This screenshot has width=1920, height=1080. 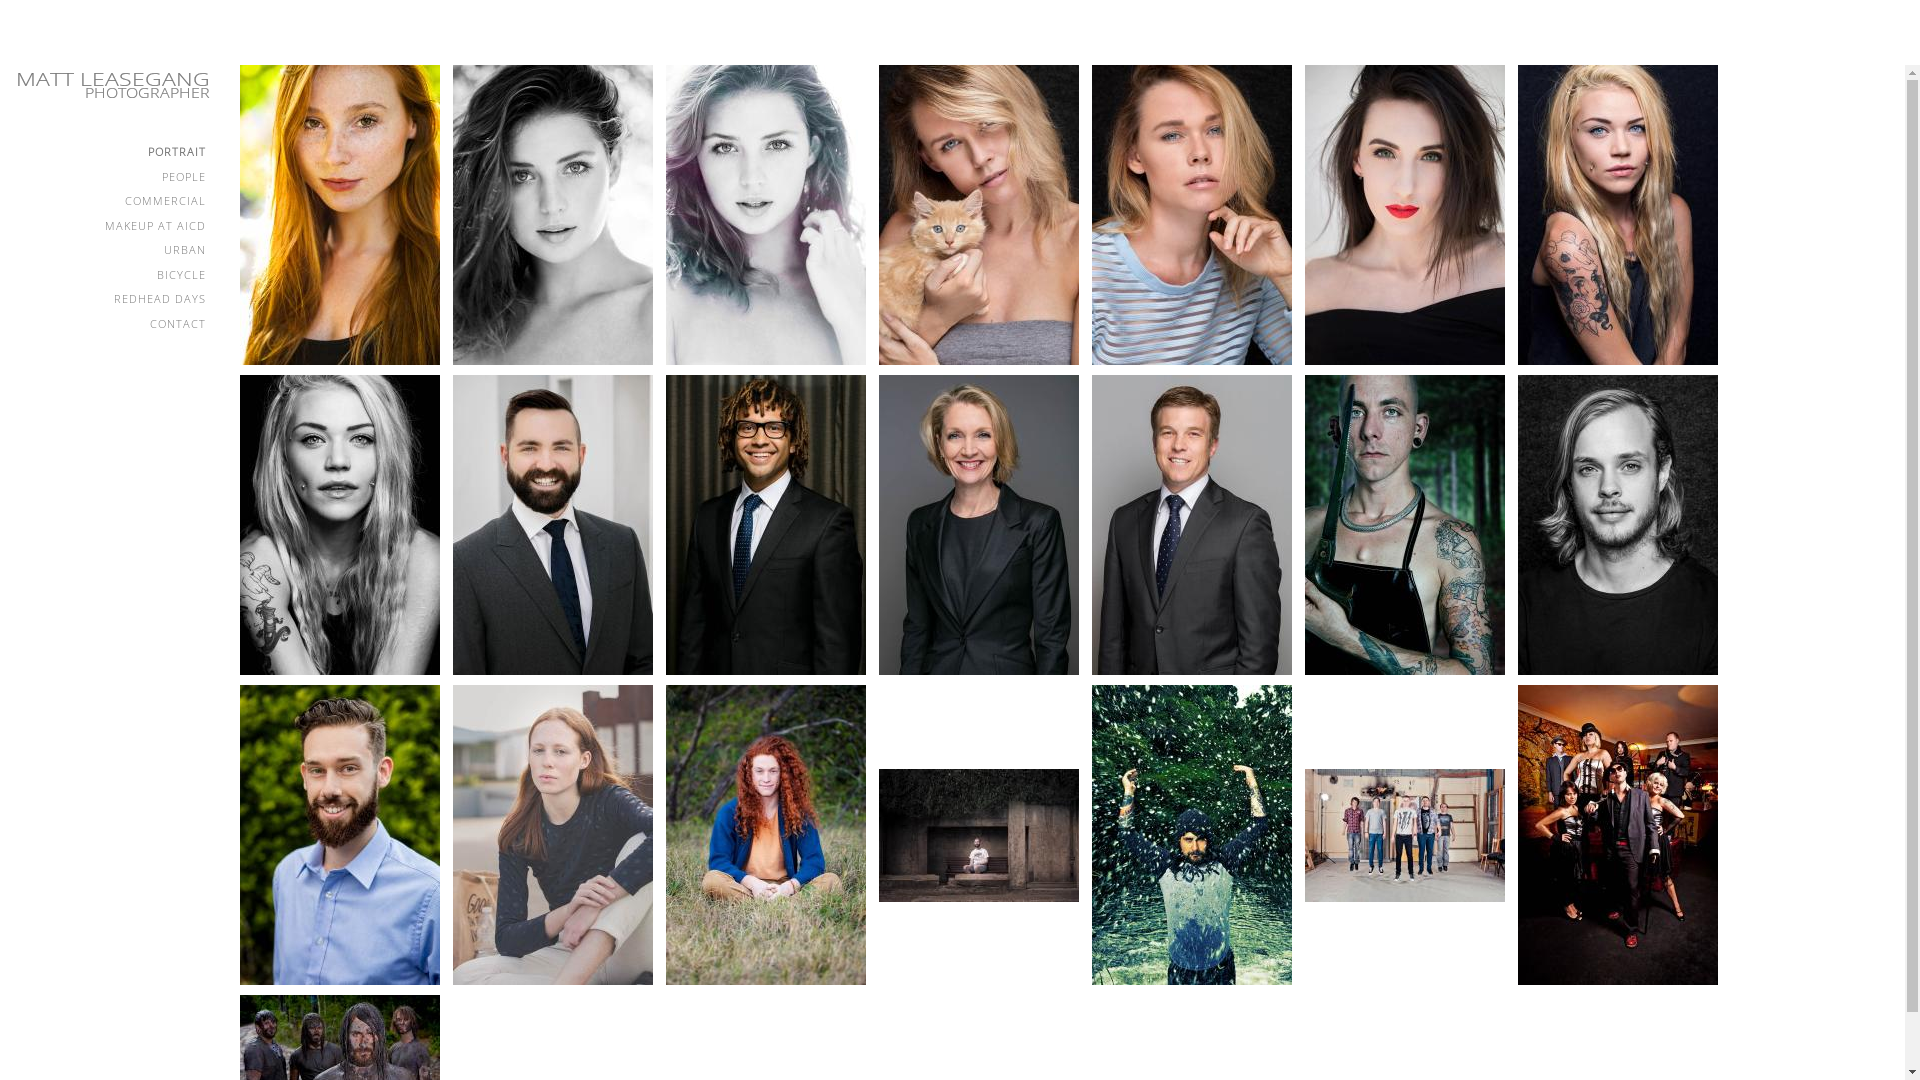 I want to click on 'MAKEUP AT AICD', so click(x=109, y=225).